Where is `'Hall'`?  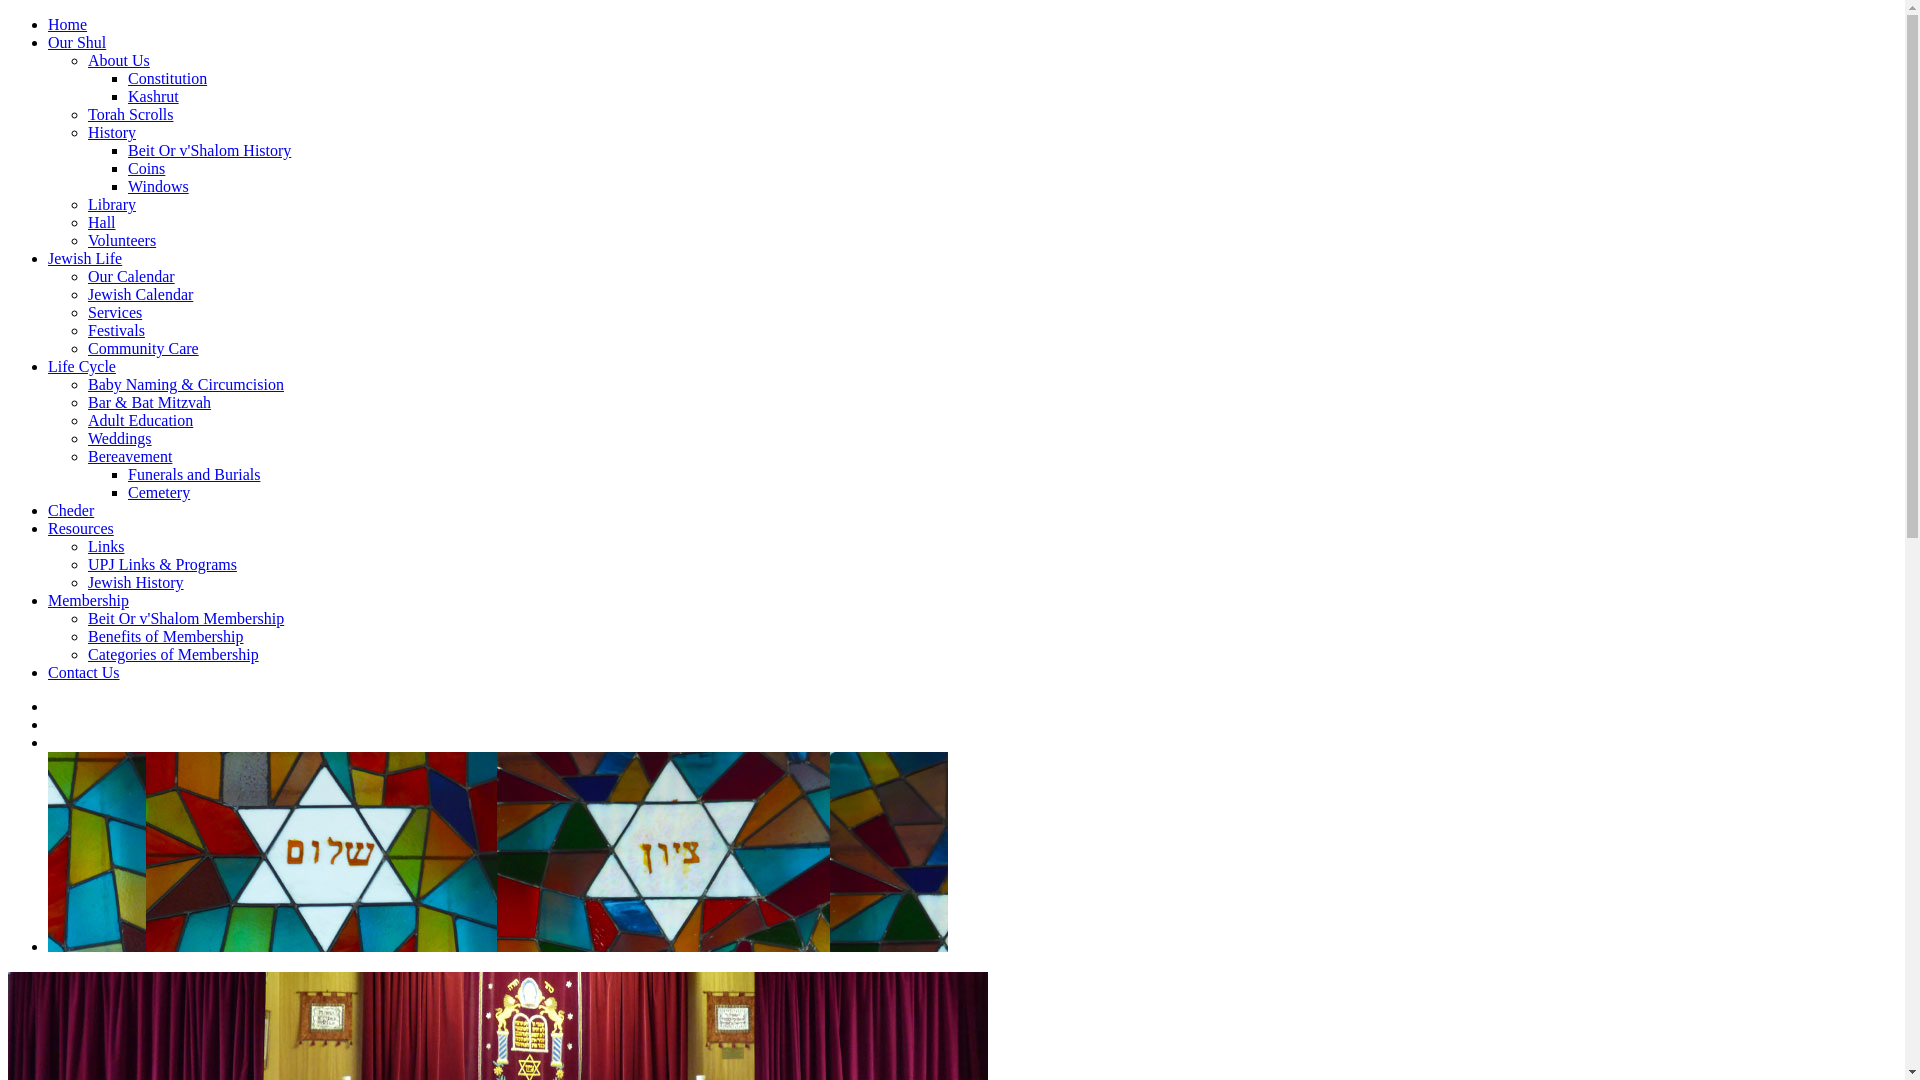 'Hall' is located at coordinates (100, 222).